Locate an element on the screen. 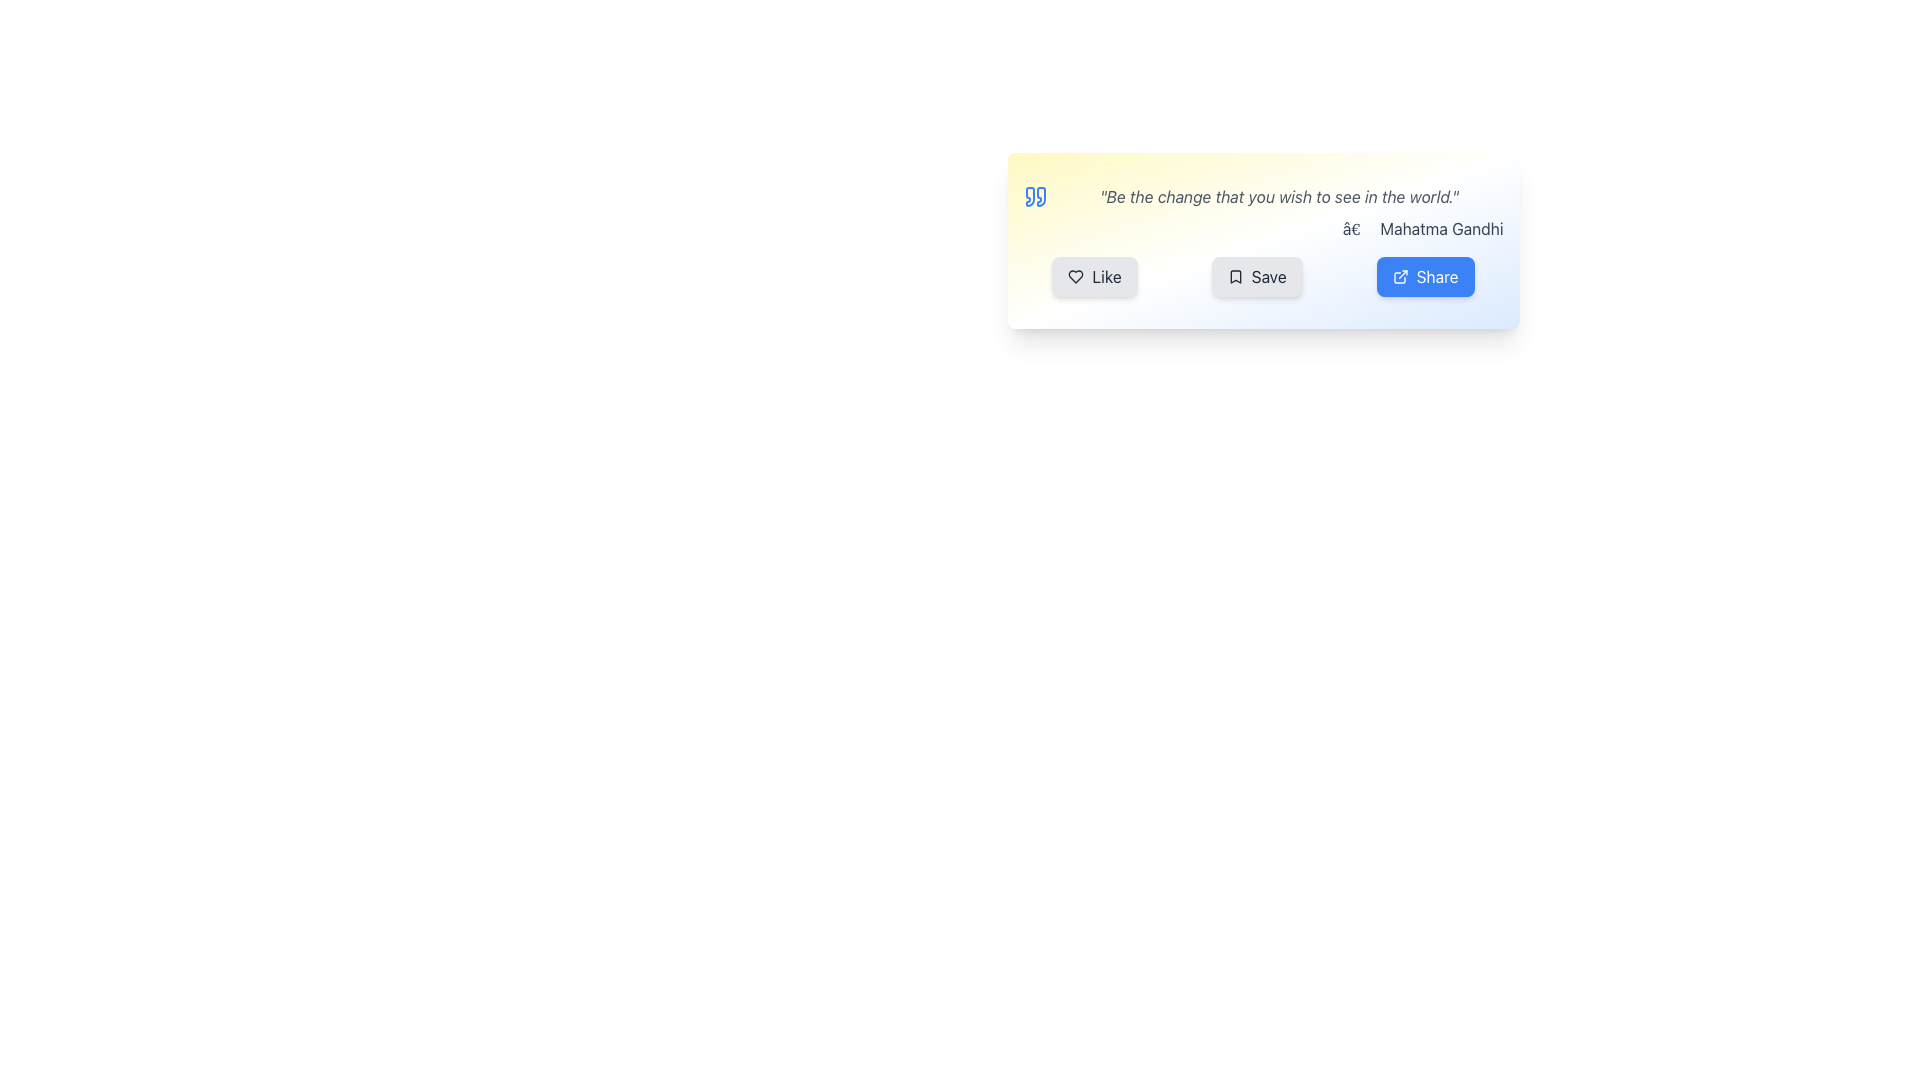 This screenshot has height=1080, width=1920. the visual cues of the bookmark icon, which is styled with a dark stroke on a light background and is embedded within the 'Save' button is located at coordinates (1234, 277).